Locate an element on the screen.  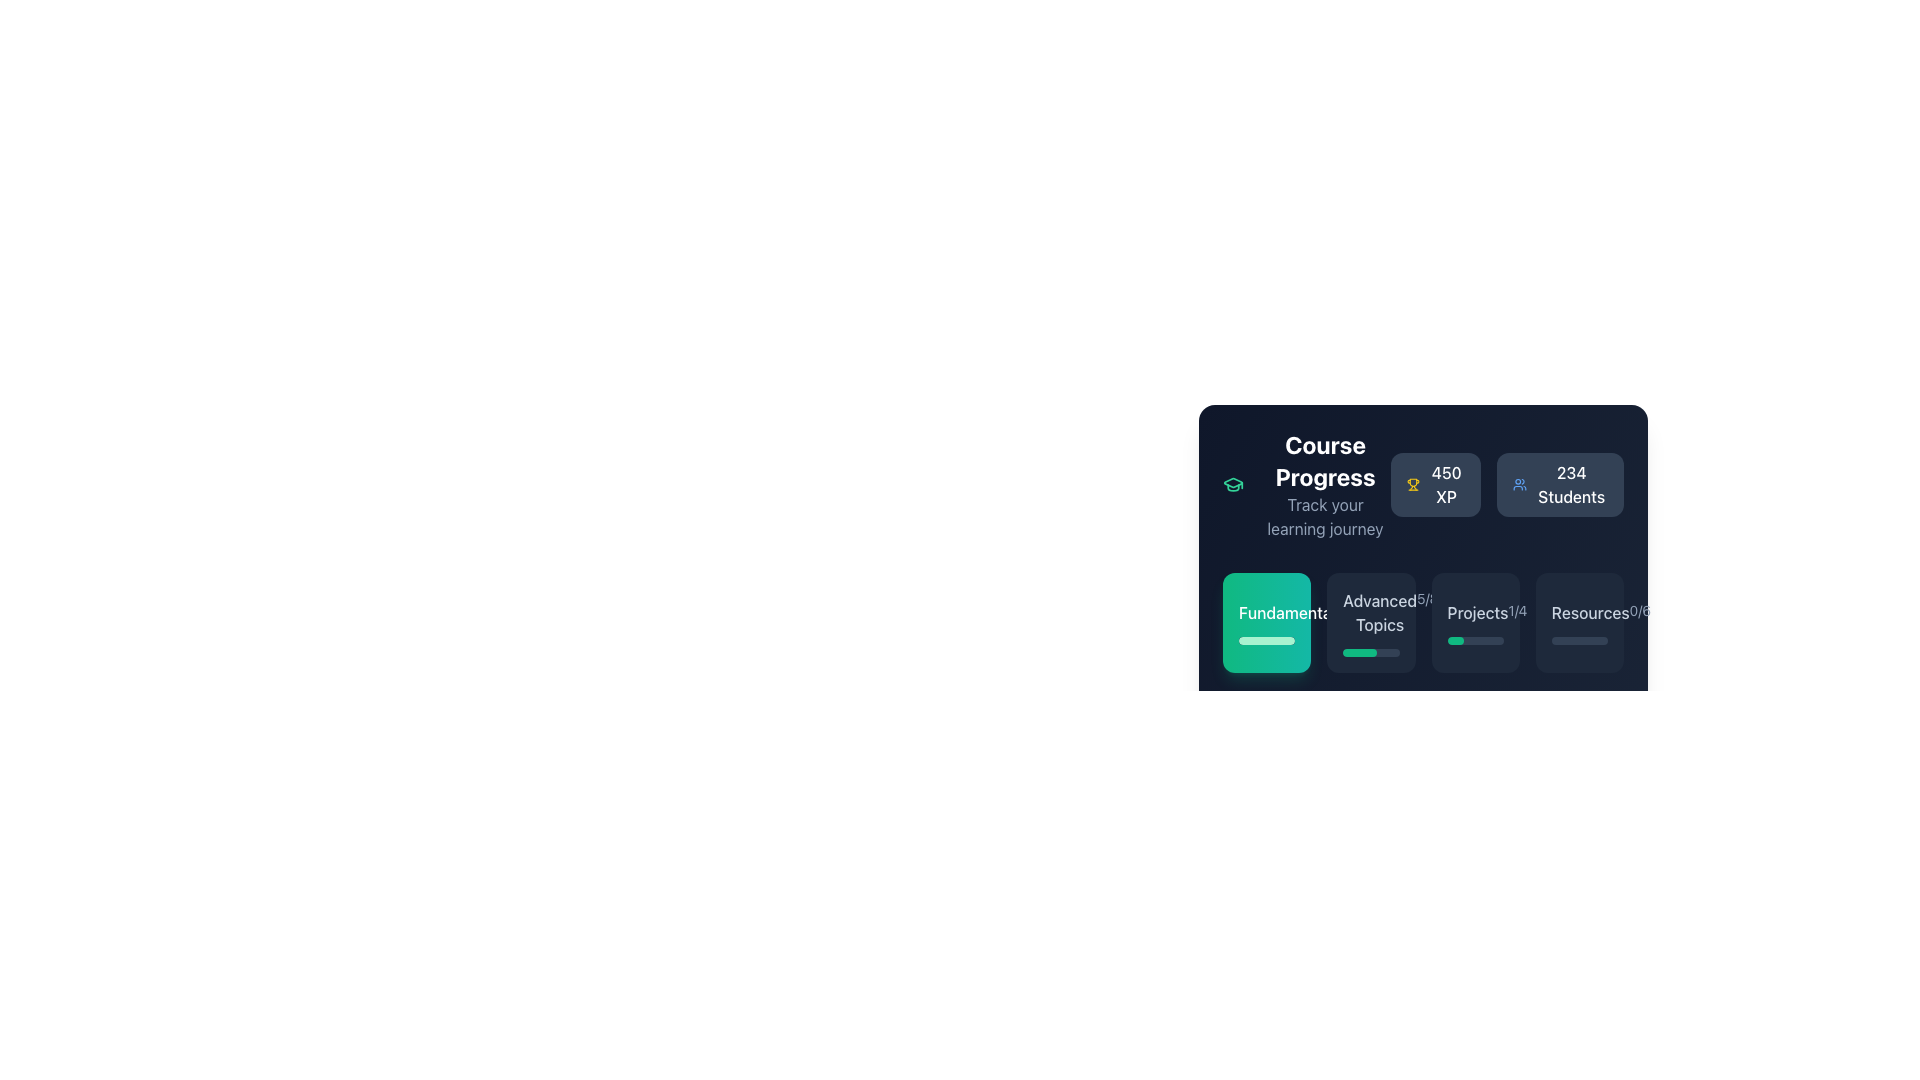
the progress tracker card is located at coordinates (1475, 622).